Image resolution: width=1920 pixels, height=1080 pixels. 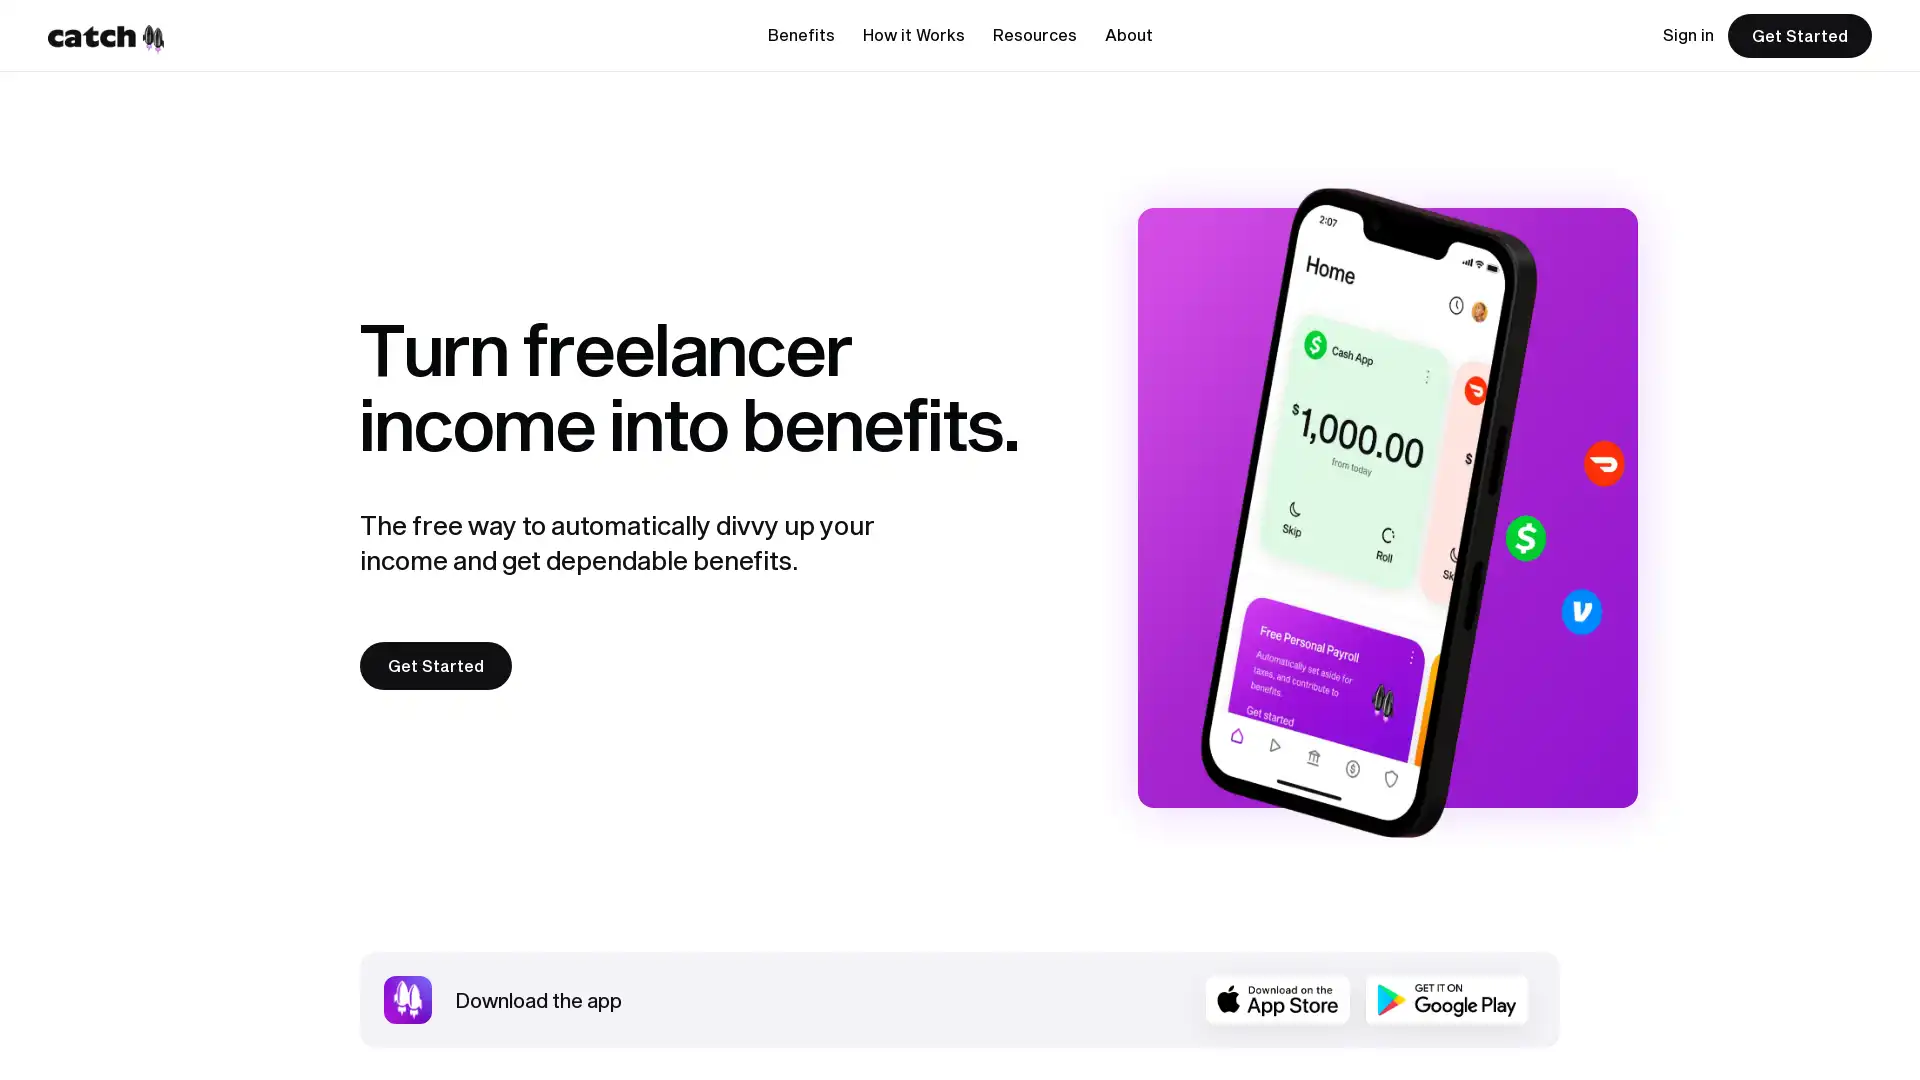 I want to click on Get Started, so click(x=1800, y=35).